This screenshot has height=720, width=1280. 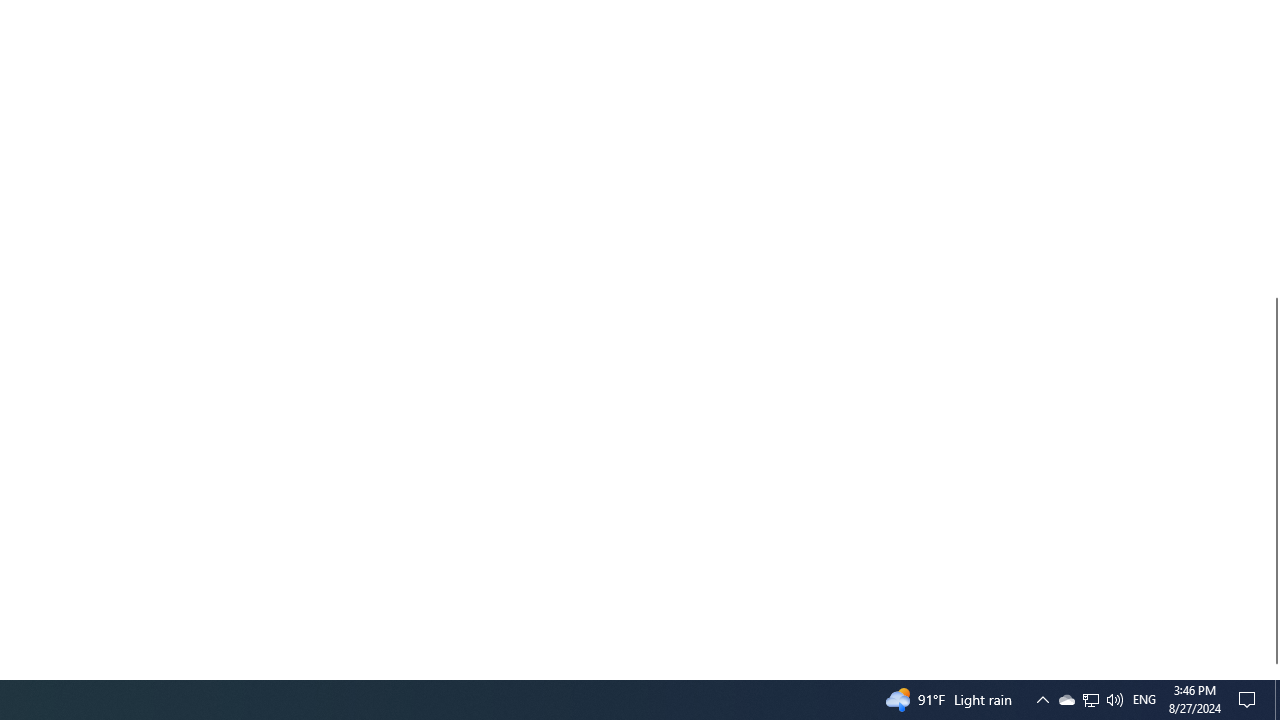 I want to click on 'Q2790: 100%', so click(x=1065, y=698).